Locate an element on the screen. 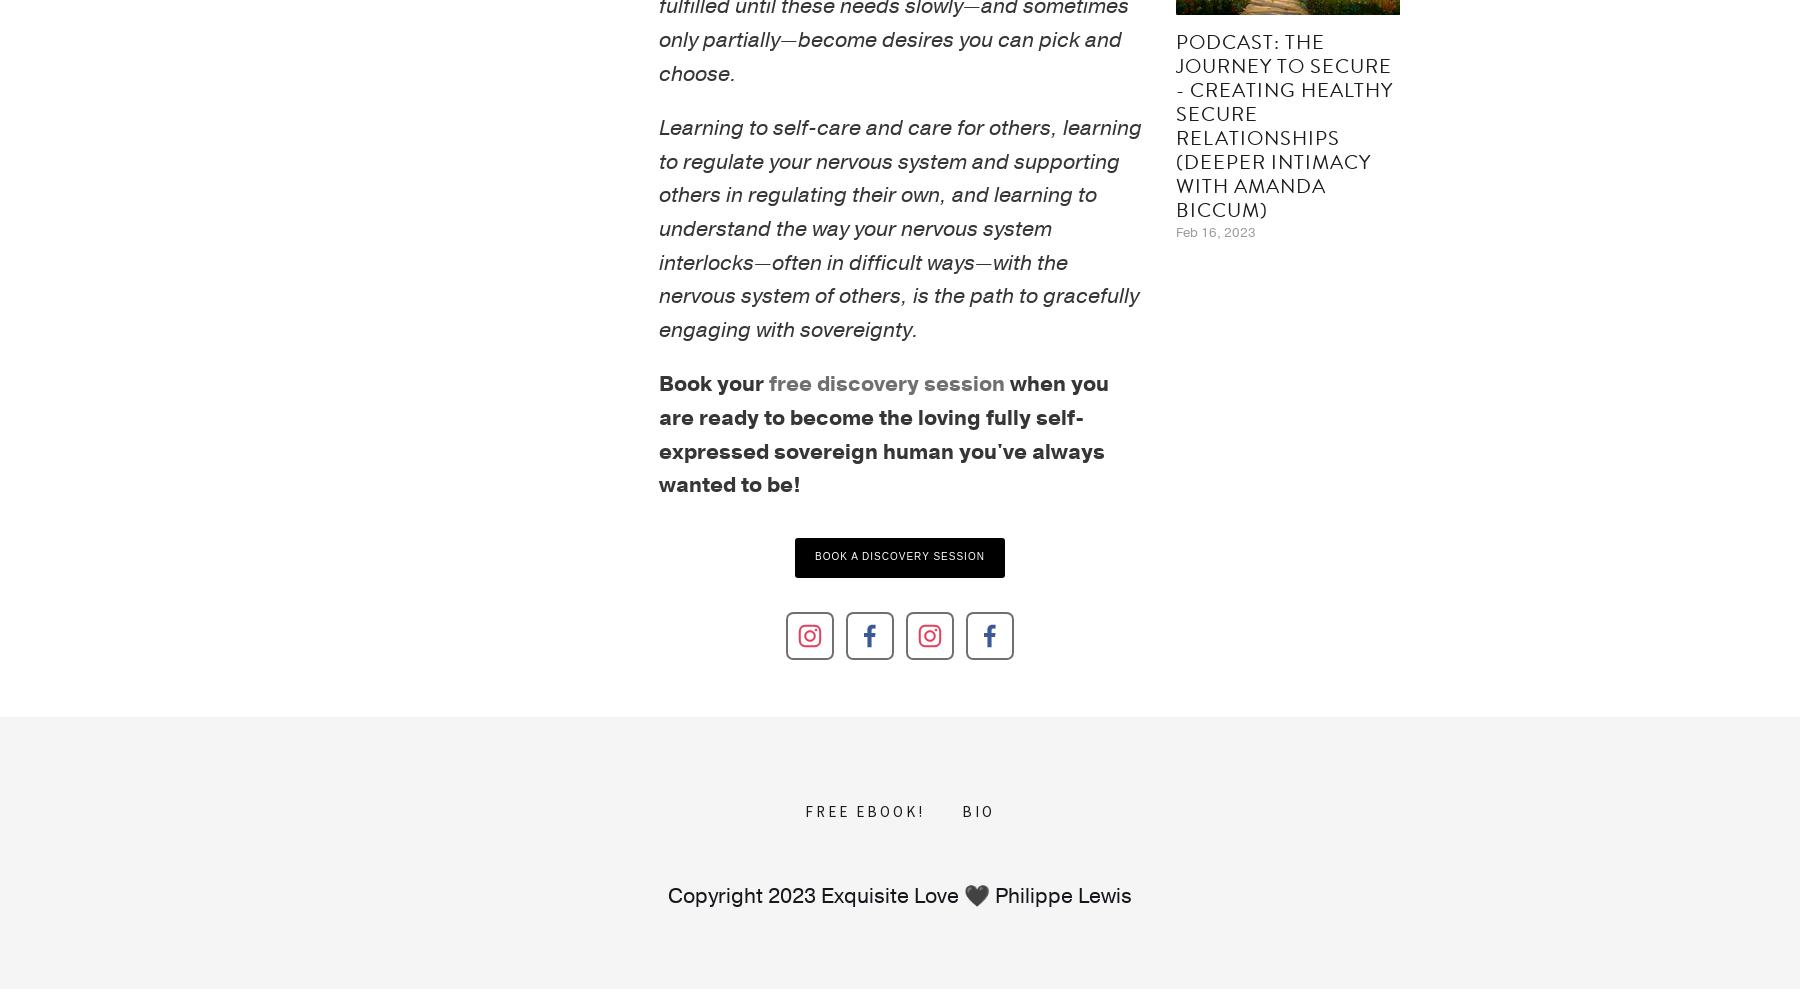 This screenshot has height=989, width=1800. 'free discovery session' is located at coordinates (885, 383).